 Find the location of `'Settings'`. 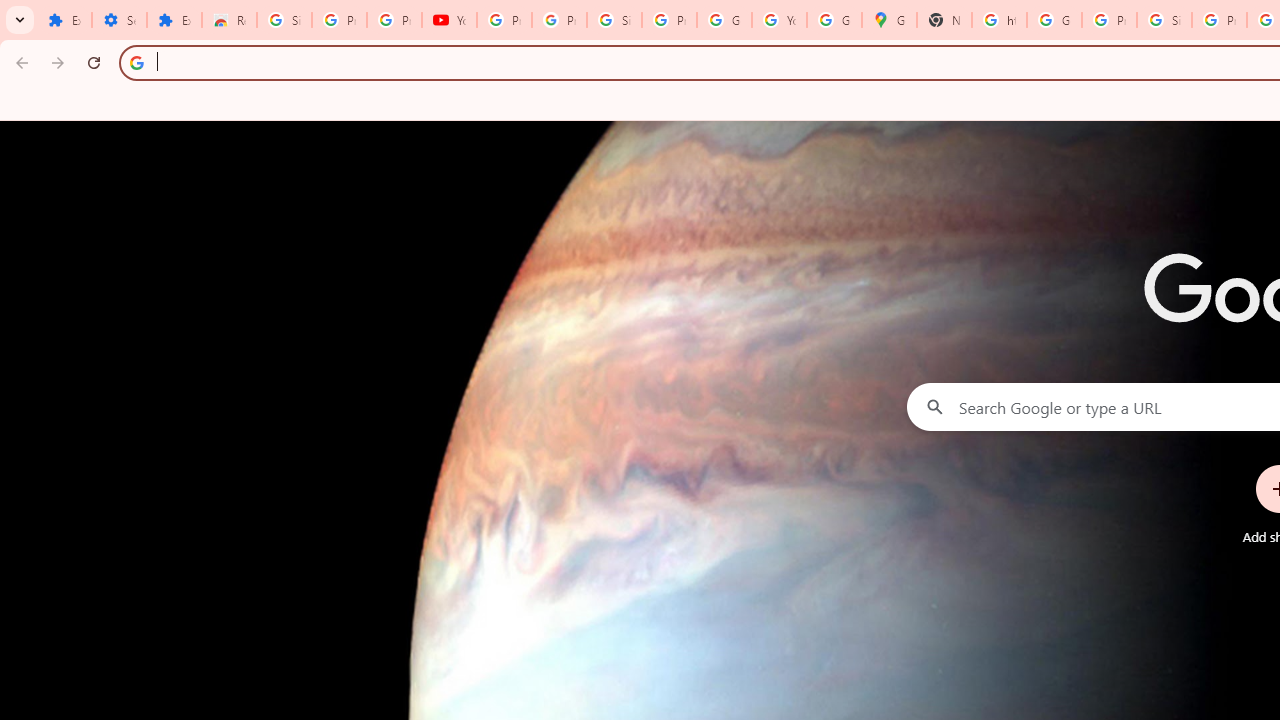

'Settings' is located at coordinates (118, 20).